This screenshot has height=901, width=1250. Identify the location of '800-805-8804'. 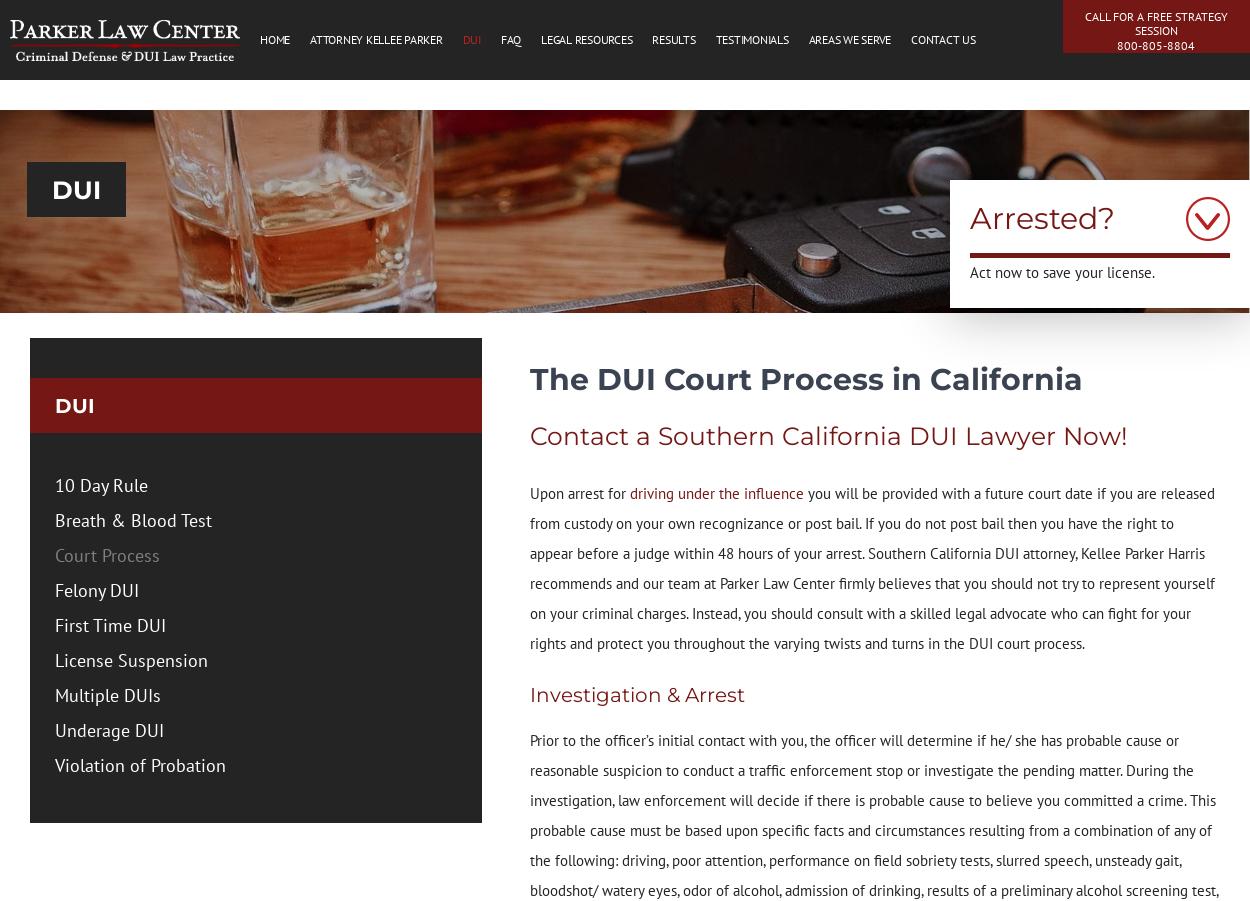
(1116, 44).